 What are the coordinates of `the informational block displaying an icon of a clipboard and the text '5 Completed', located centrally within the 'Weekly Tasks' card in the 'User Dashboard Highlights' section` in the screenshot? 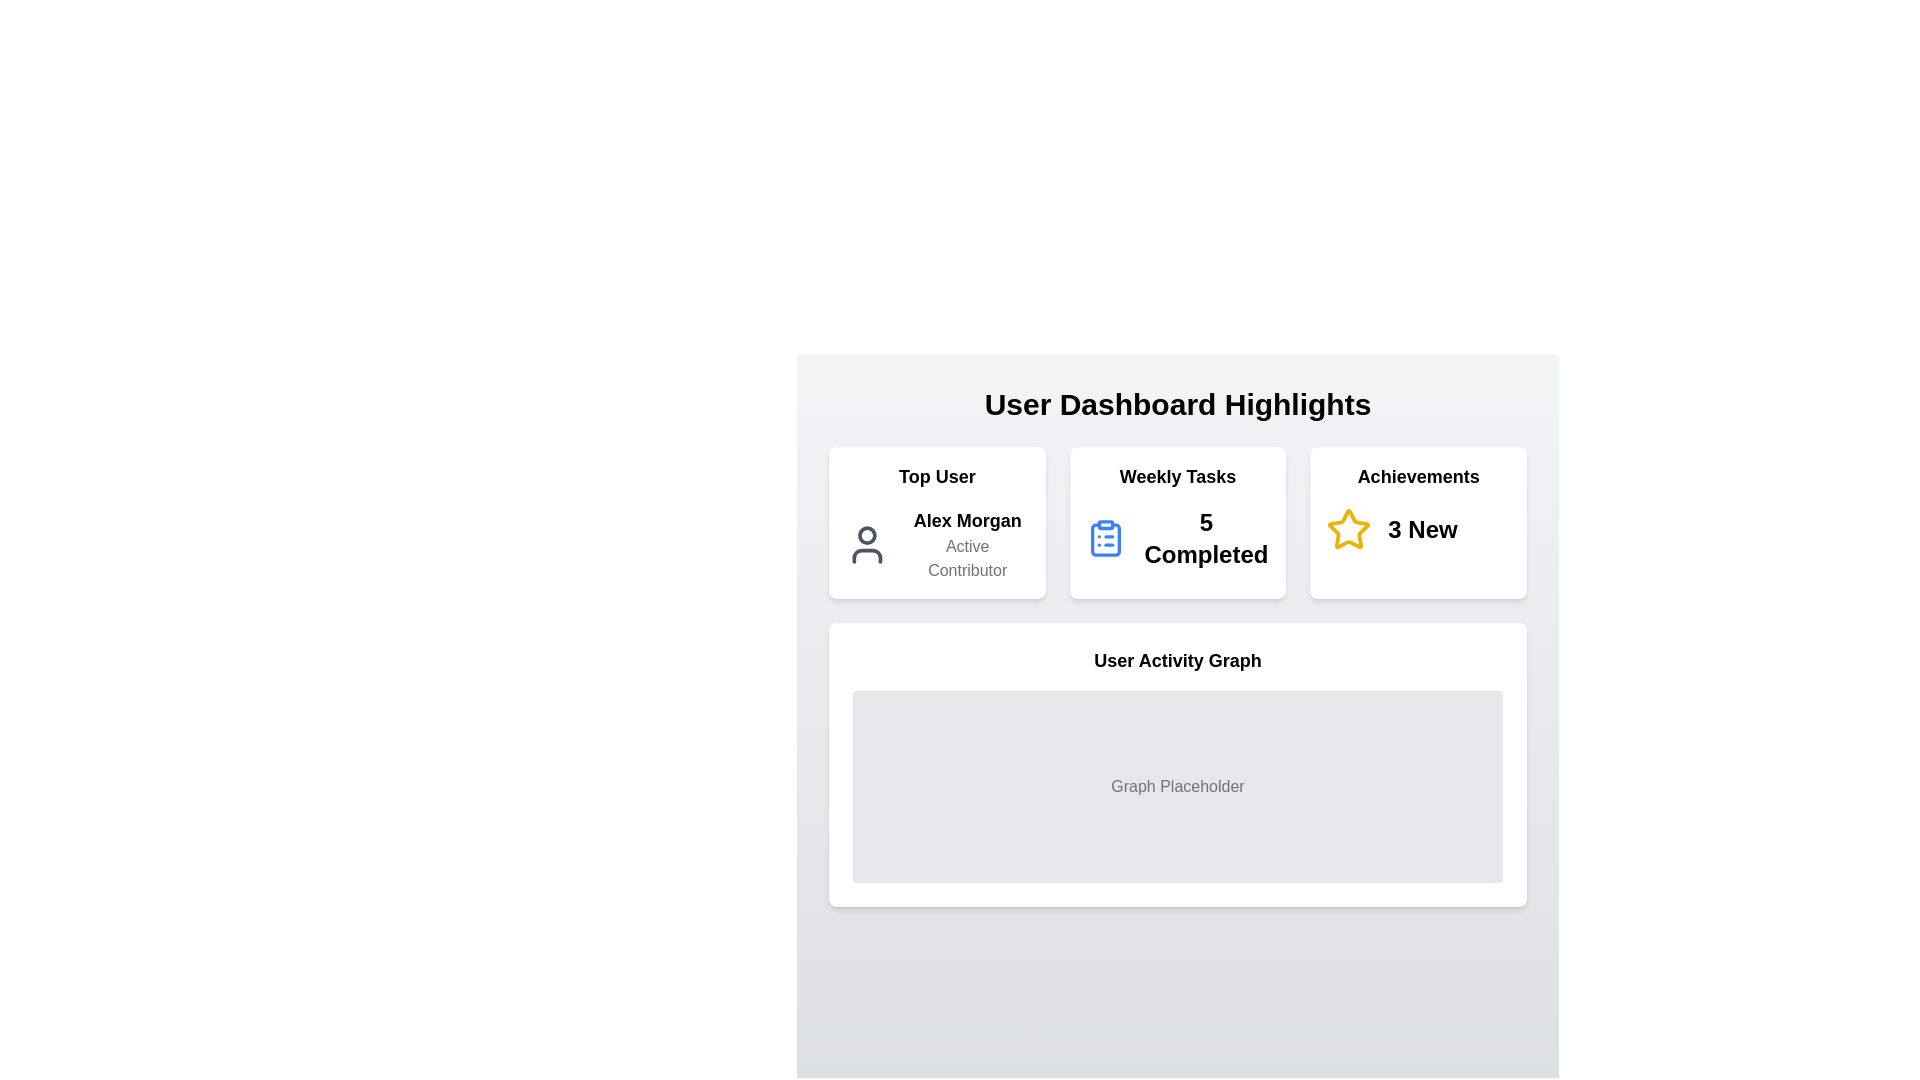 It's located at (1177, 538).